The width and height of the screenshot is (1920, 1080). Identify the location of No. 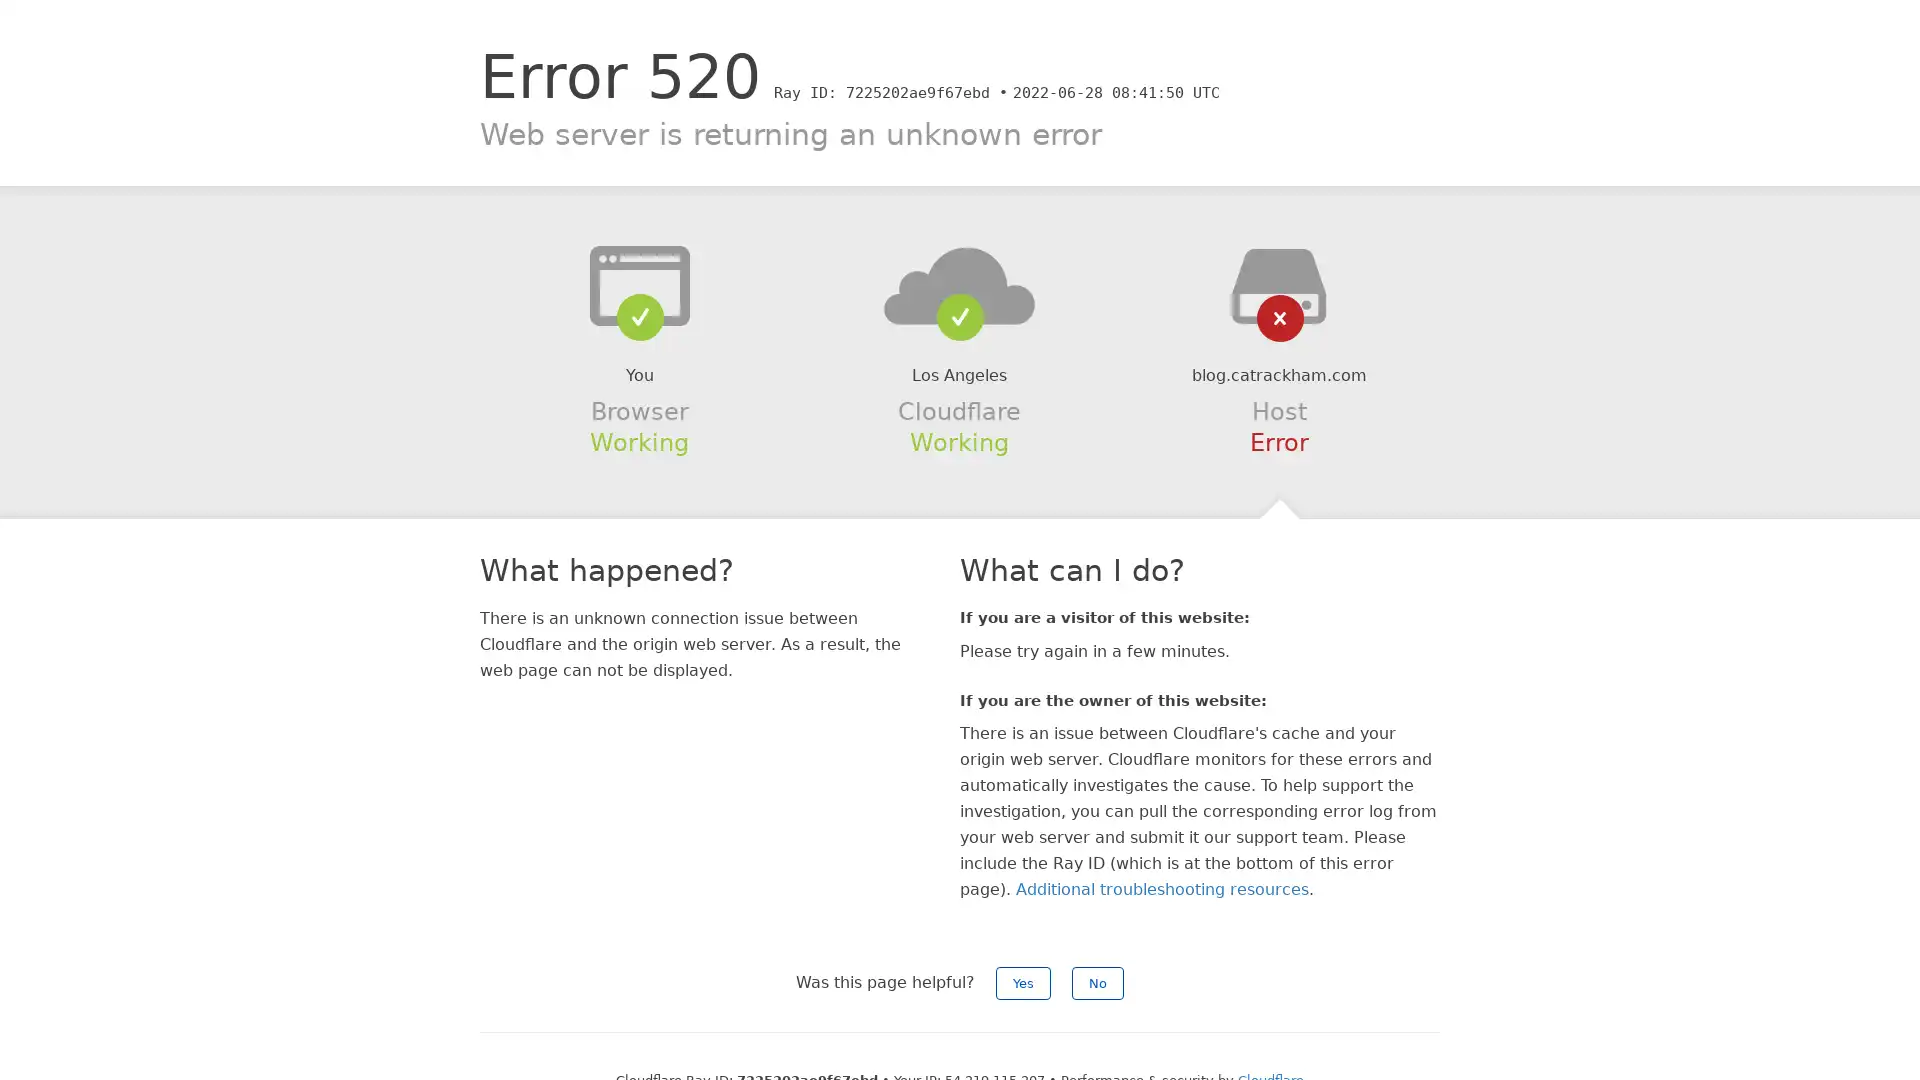
(1097, 982).